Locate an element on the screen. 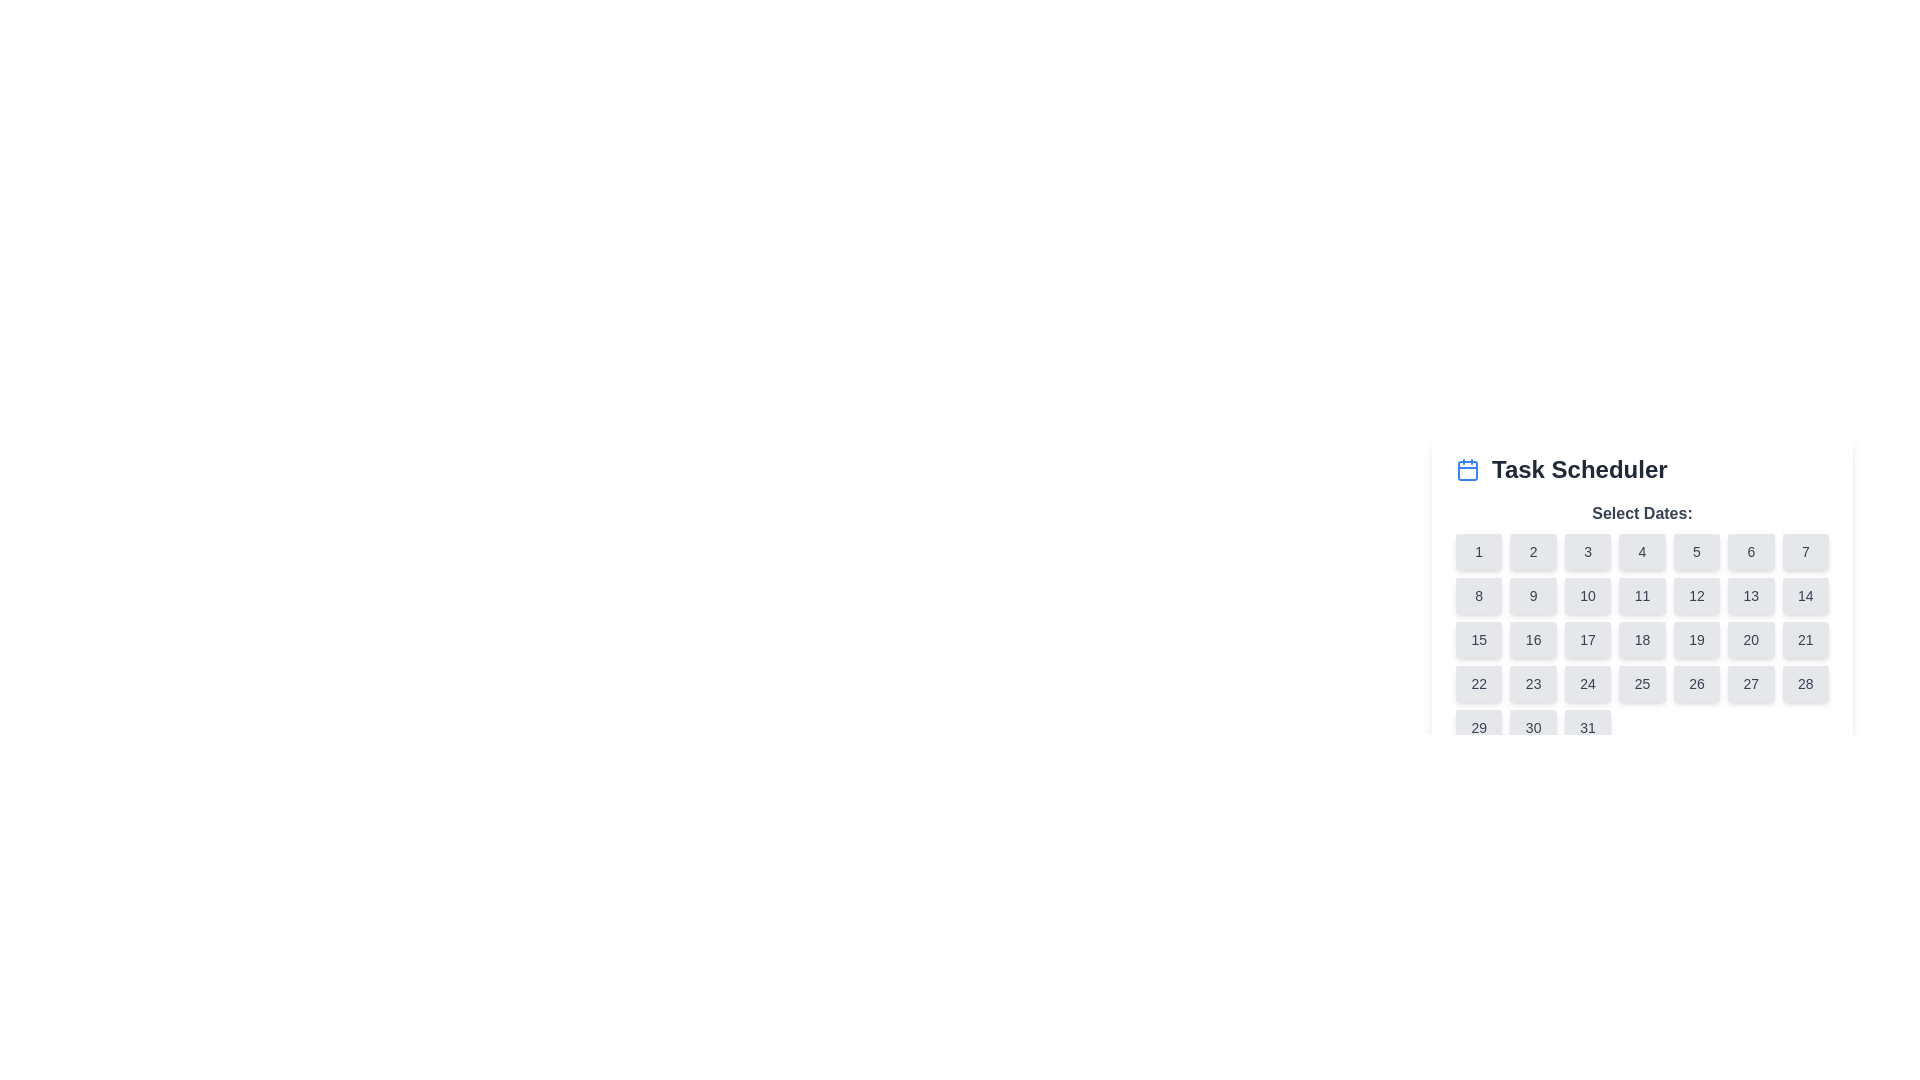 The image size is (1920, 1080). the rectangular button with a light gray background and the text '27' is located at coordinates (1750, 682).